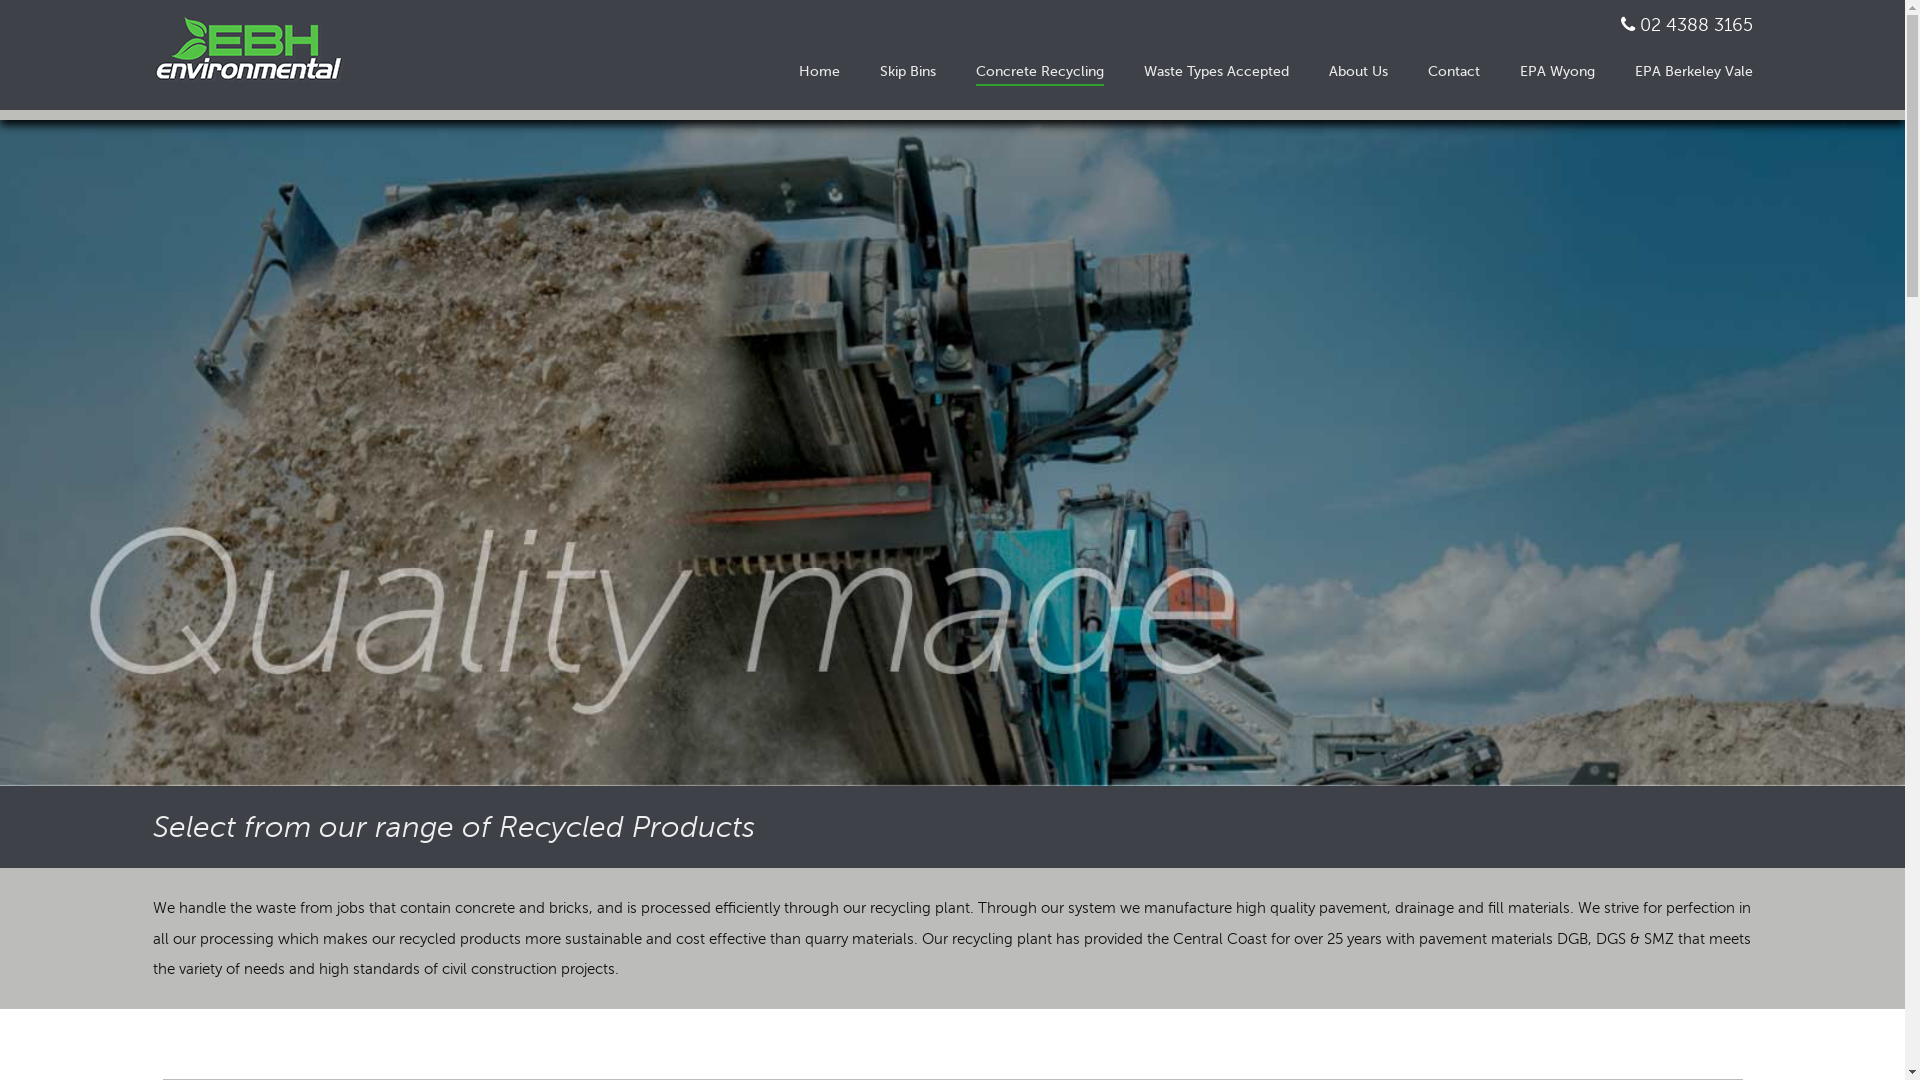  Describe the element at coordinates (1556, 70) in the screenshot. I see `'EPA Wyong'` at that location.